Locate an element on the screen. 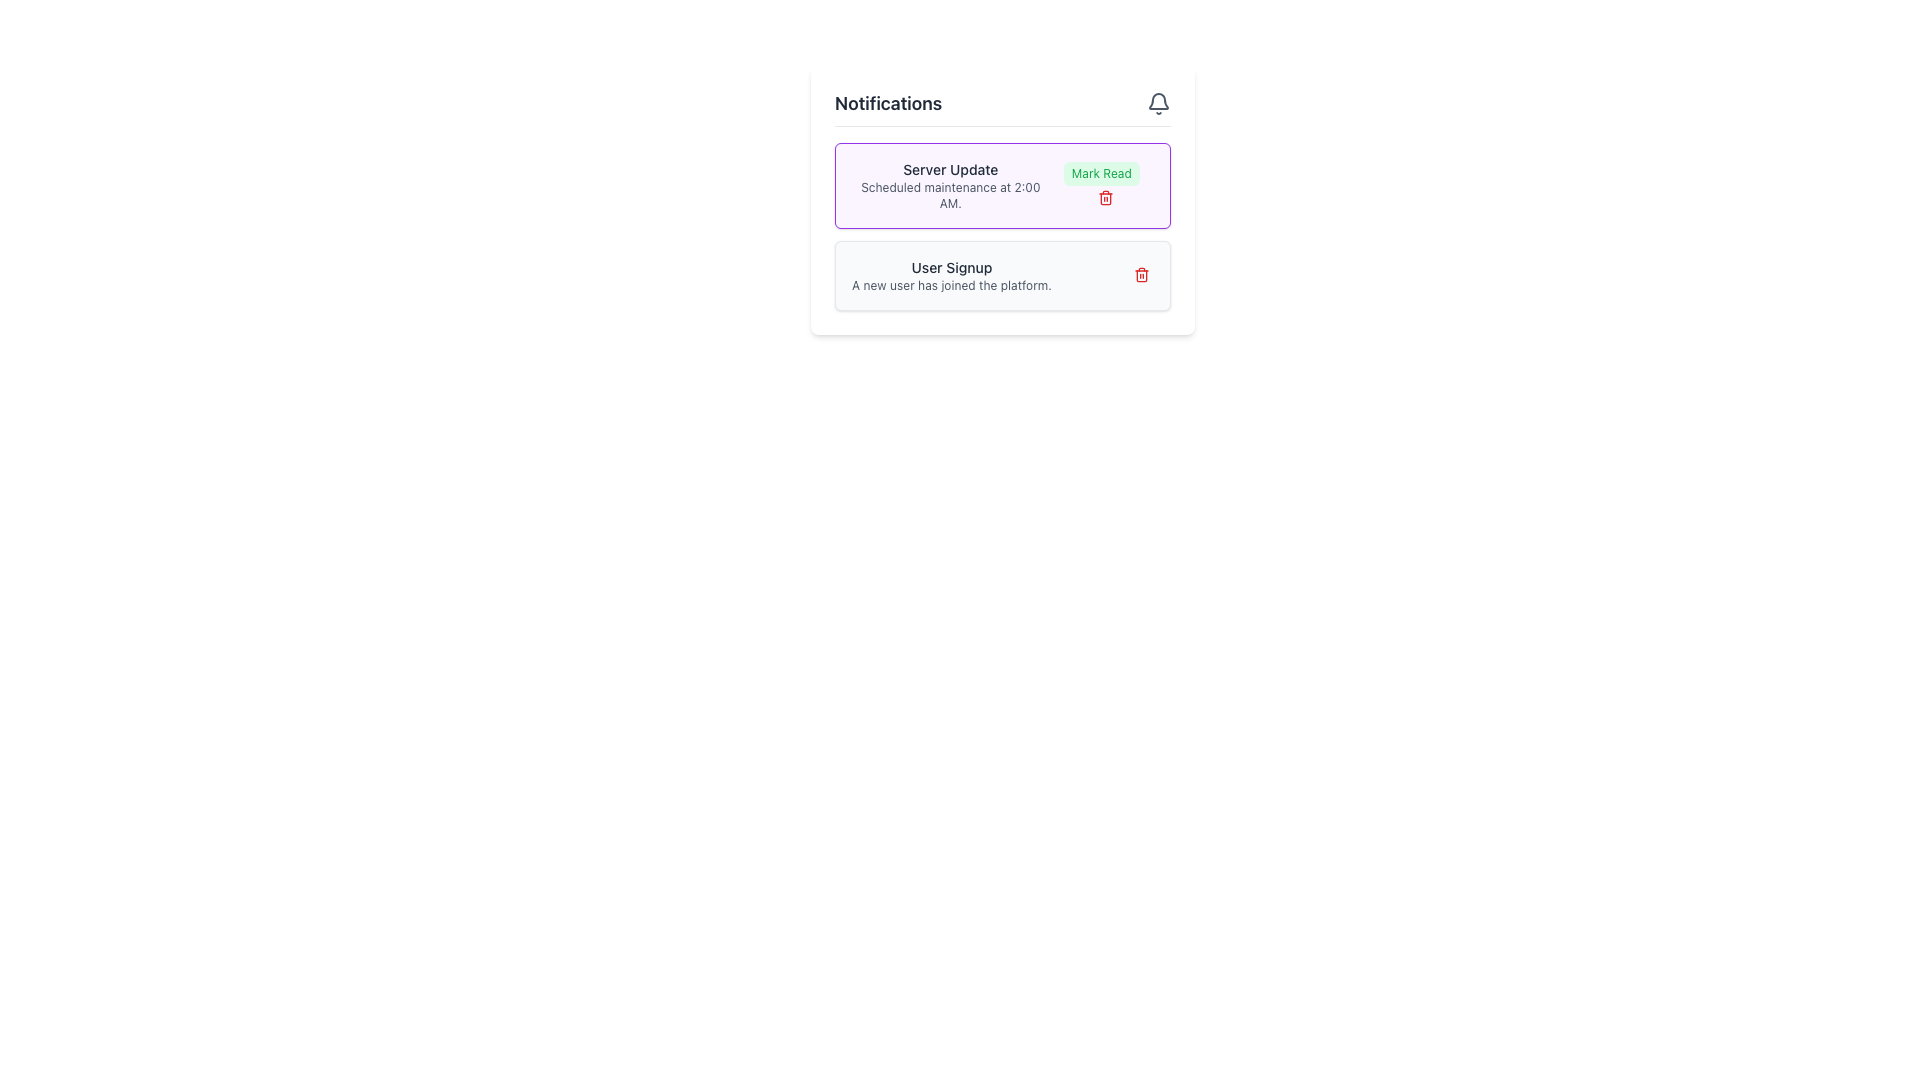 This screenshot has width=1920, height=1080. the trash bin icon button located at the top right corner of the first notification item under the 'Server Update' label is located at coordinates (1104, 199).